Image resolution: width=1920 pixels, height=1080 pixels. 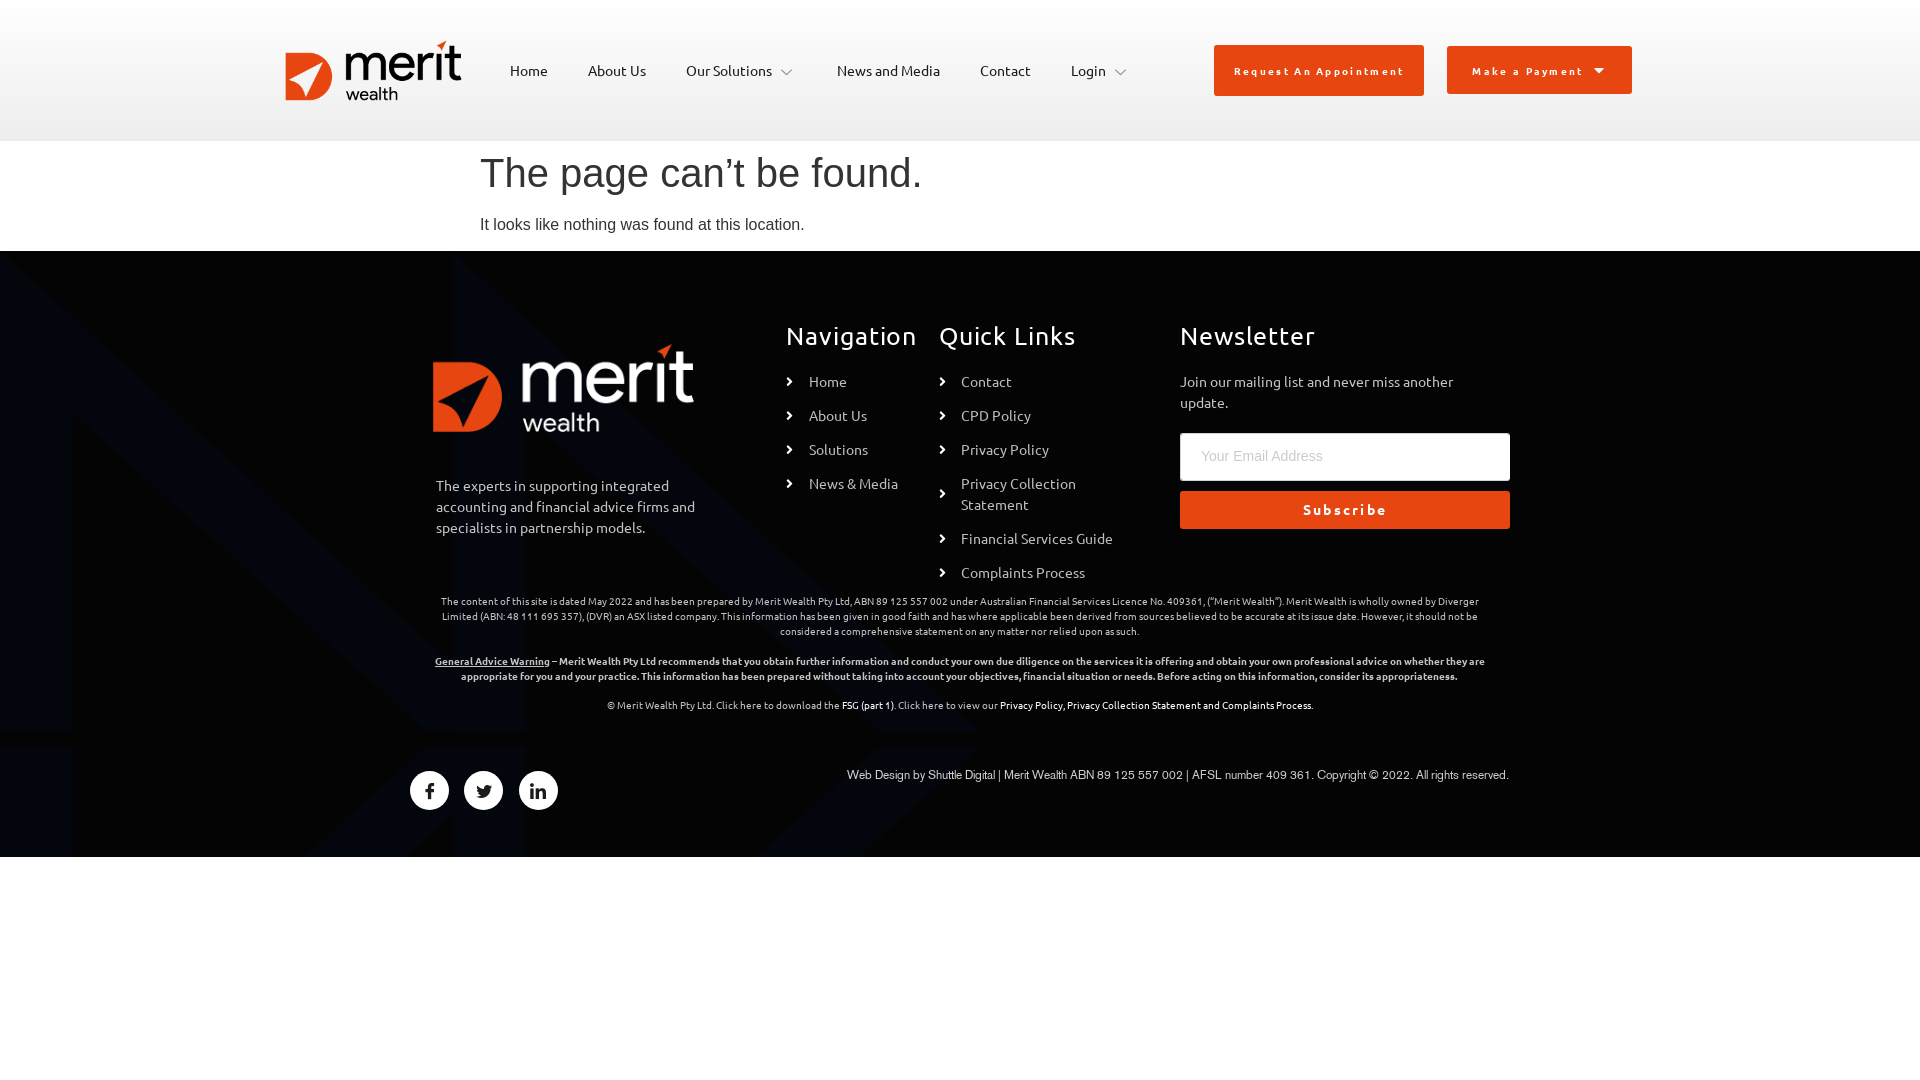 I want to click on 'CPD Policy', so click(x=1034, y=414).